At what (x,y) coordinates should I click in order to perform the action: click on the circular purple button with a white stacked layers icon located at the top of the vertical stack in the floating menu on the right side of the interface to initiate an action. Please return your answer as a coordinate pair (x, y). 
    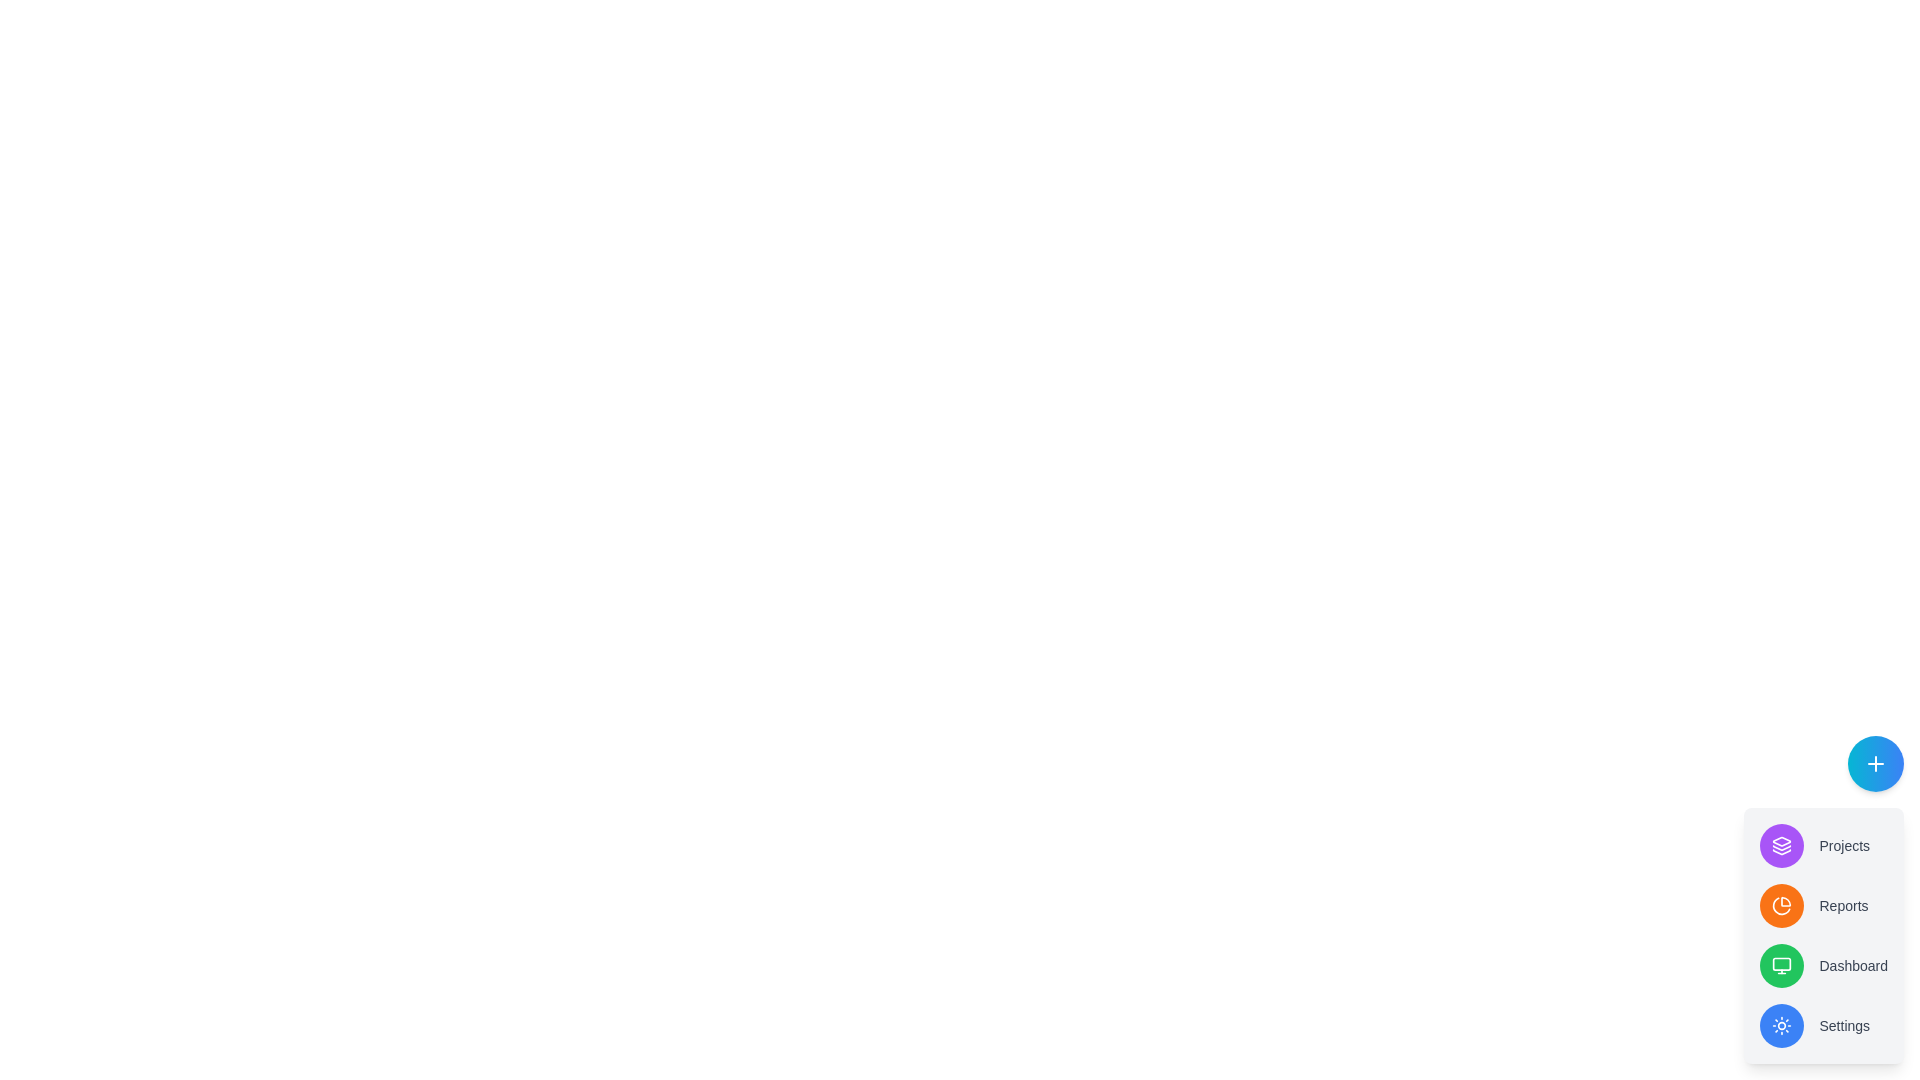
    Looking at the image, I should click on (1781, 845).